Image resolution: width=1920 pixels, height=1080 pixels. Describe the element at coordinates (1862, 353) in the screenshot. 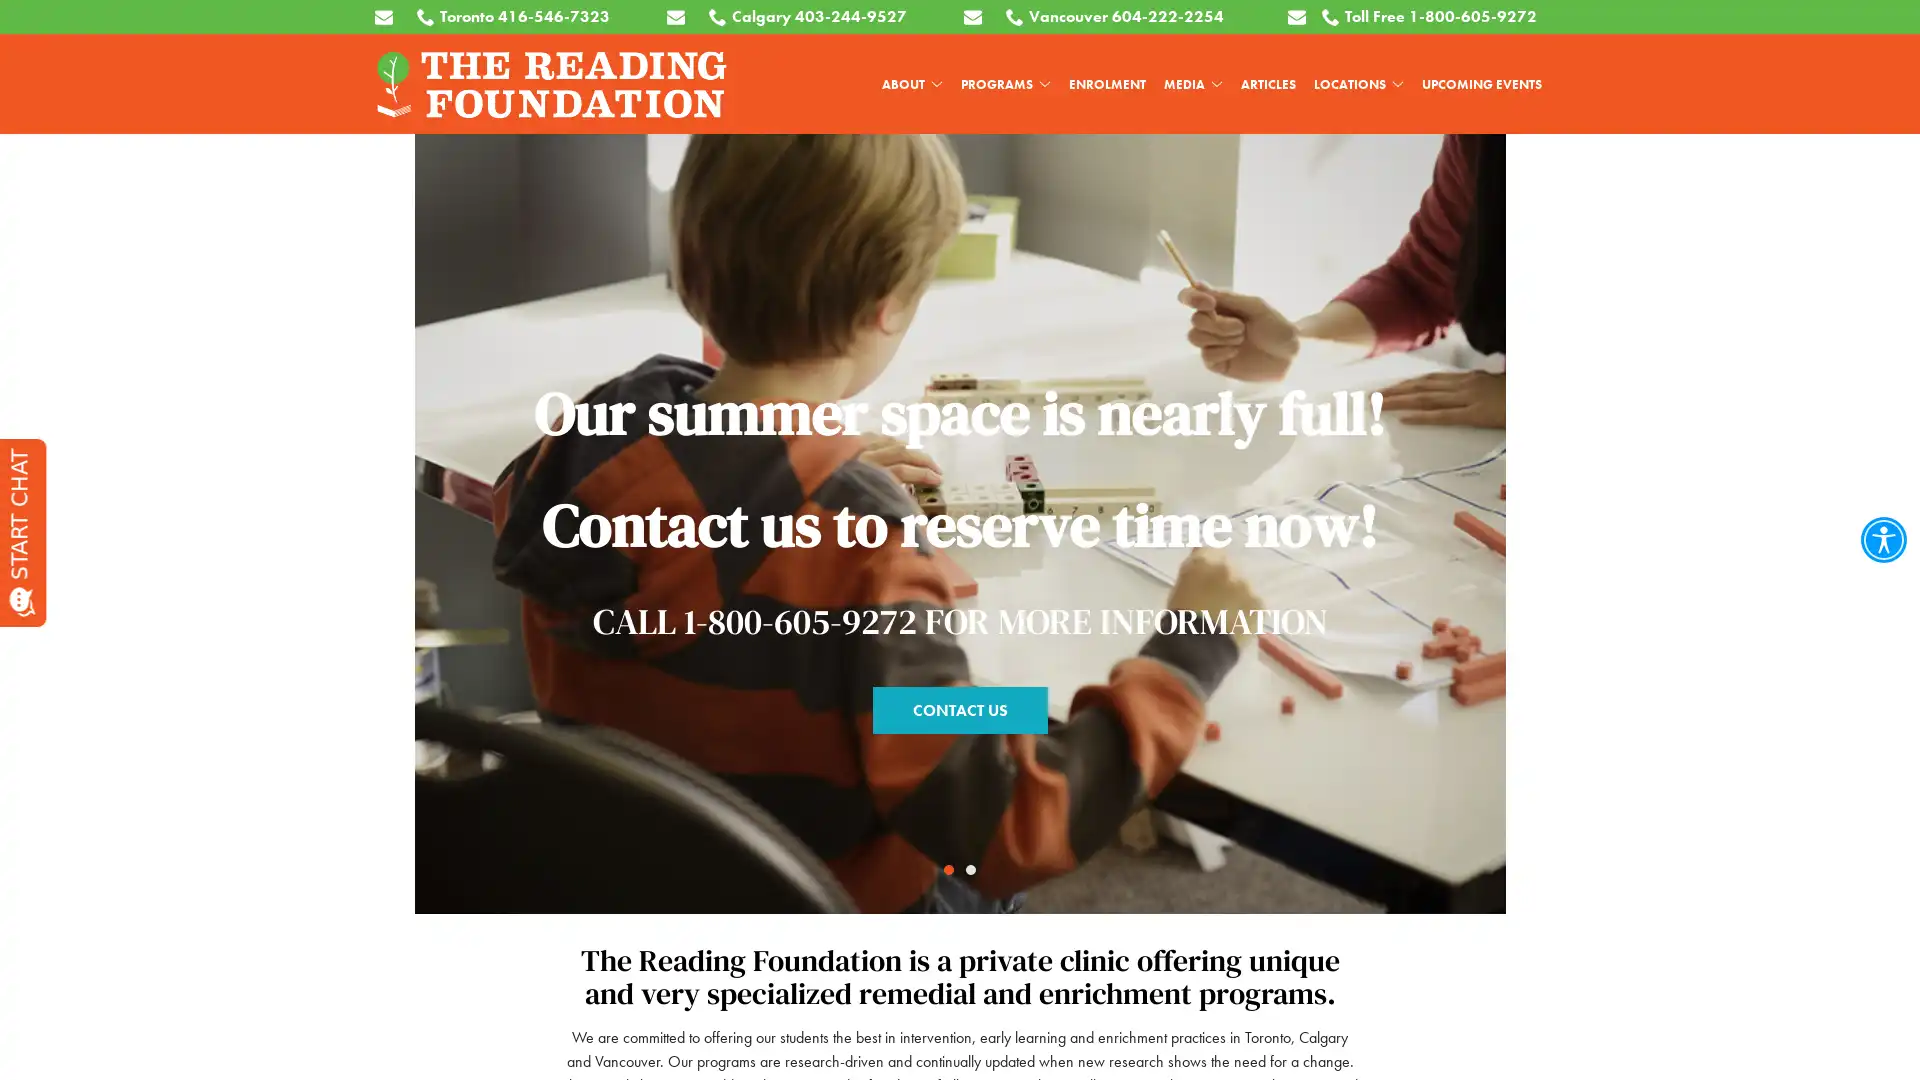

I see `Next` at that location.